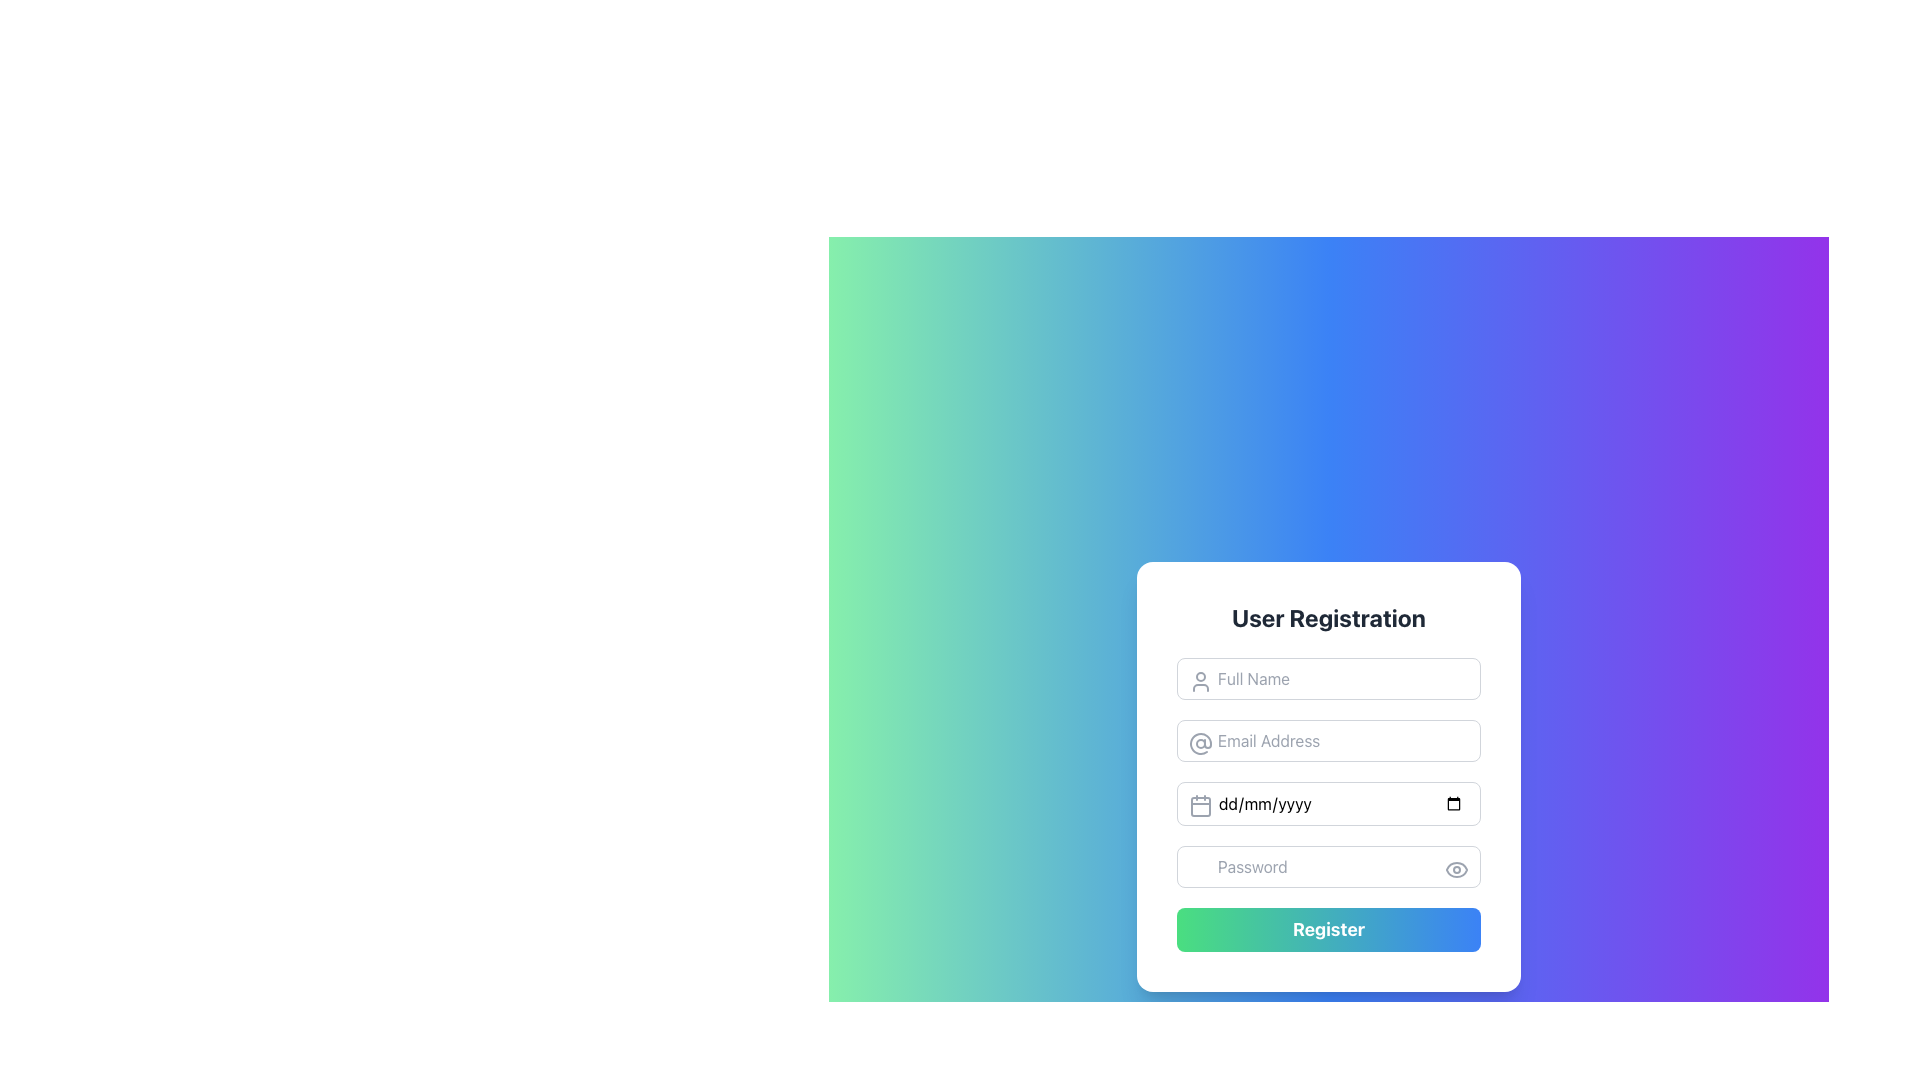 The image size is (1920, 1080). Describe the element at coordinates (1200, 744) in the screenshot. I see `the email input field icon, which is located within the registration form and visually represents the email input purpose` at that location.